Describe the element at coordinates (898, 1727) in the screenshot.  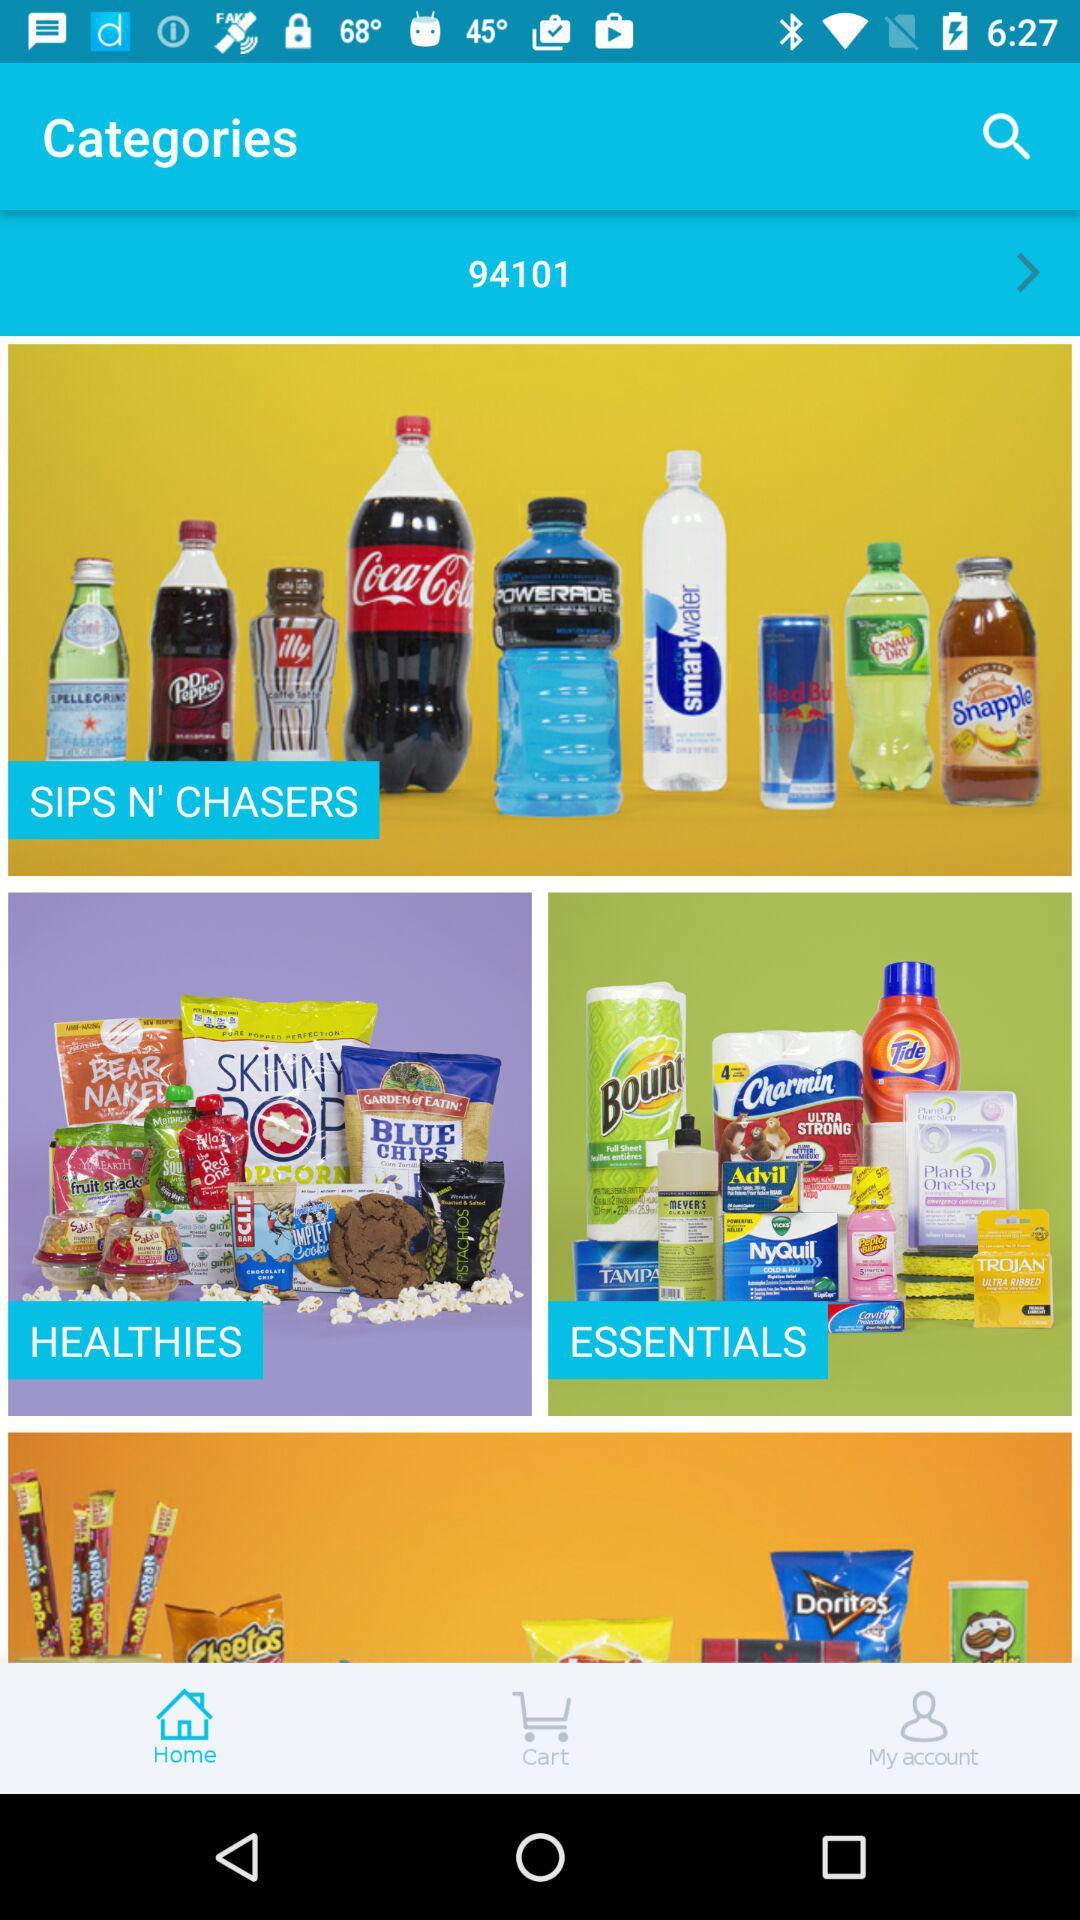
I see `the microphone icon` at that location.